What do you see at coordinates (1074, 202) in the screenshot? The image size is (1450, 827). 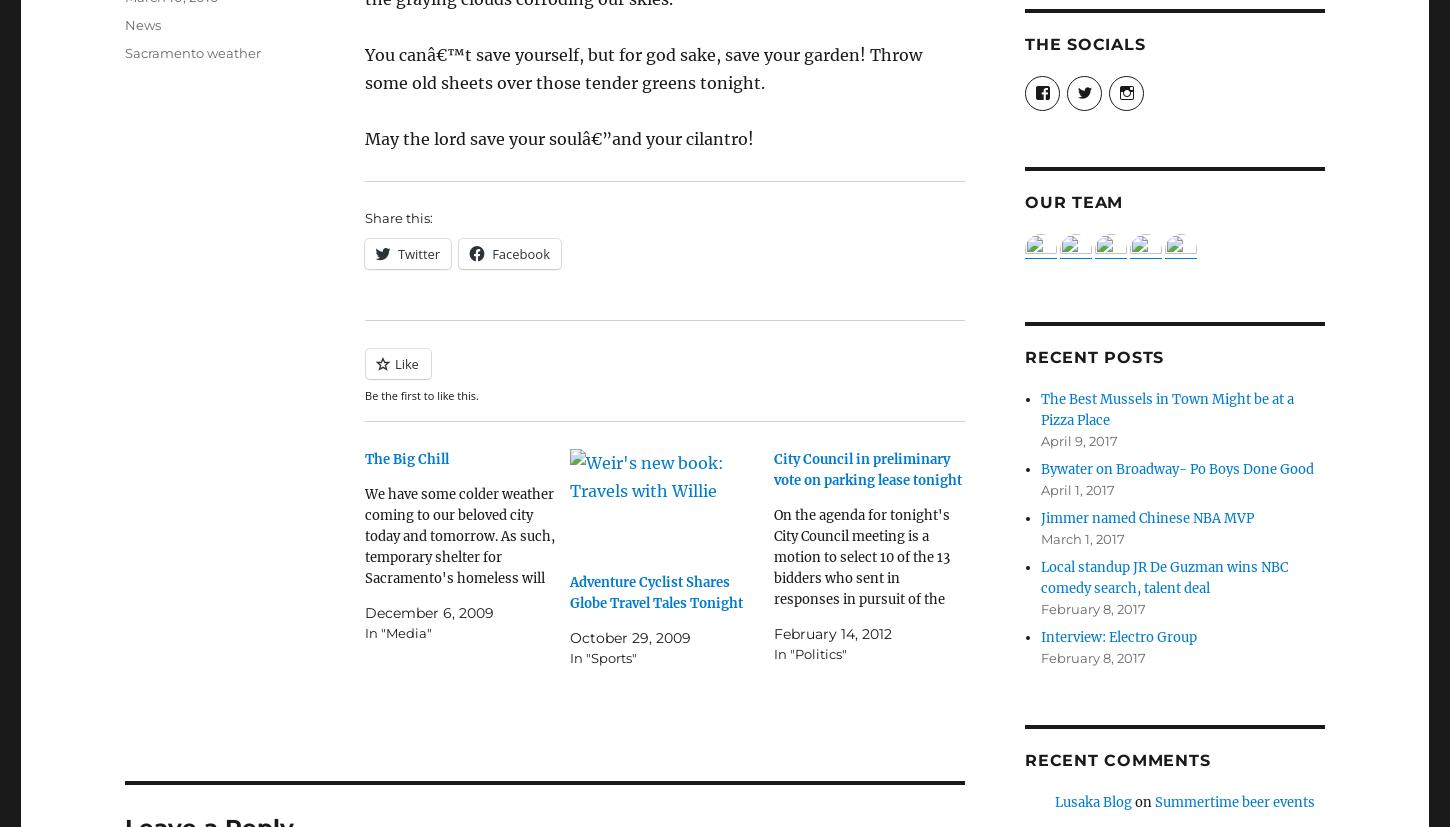 I see `'Our Team'` at bounding box center [1074, 202].